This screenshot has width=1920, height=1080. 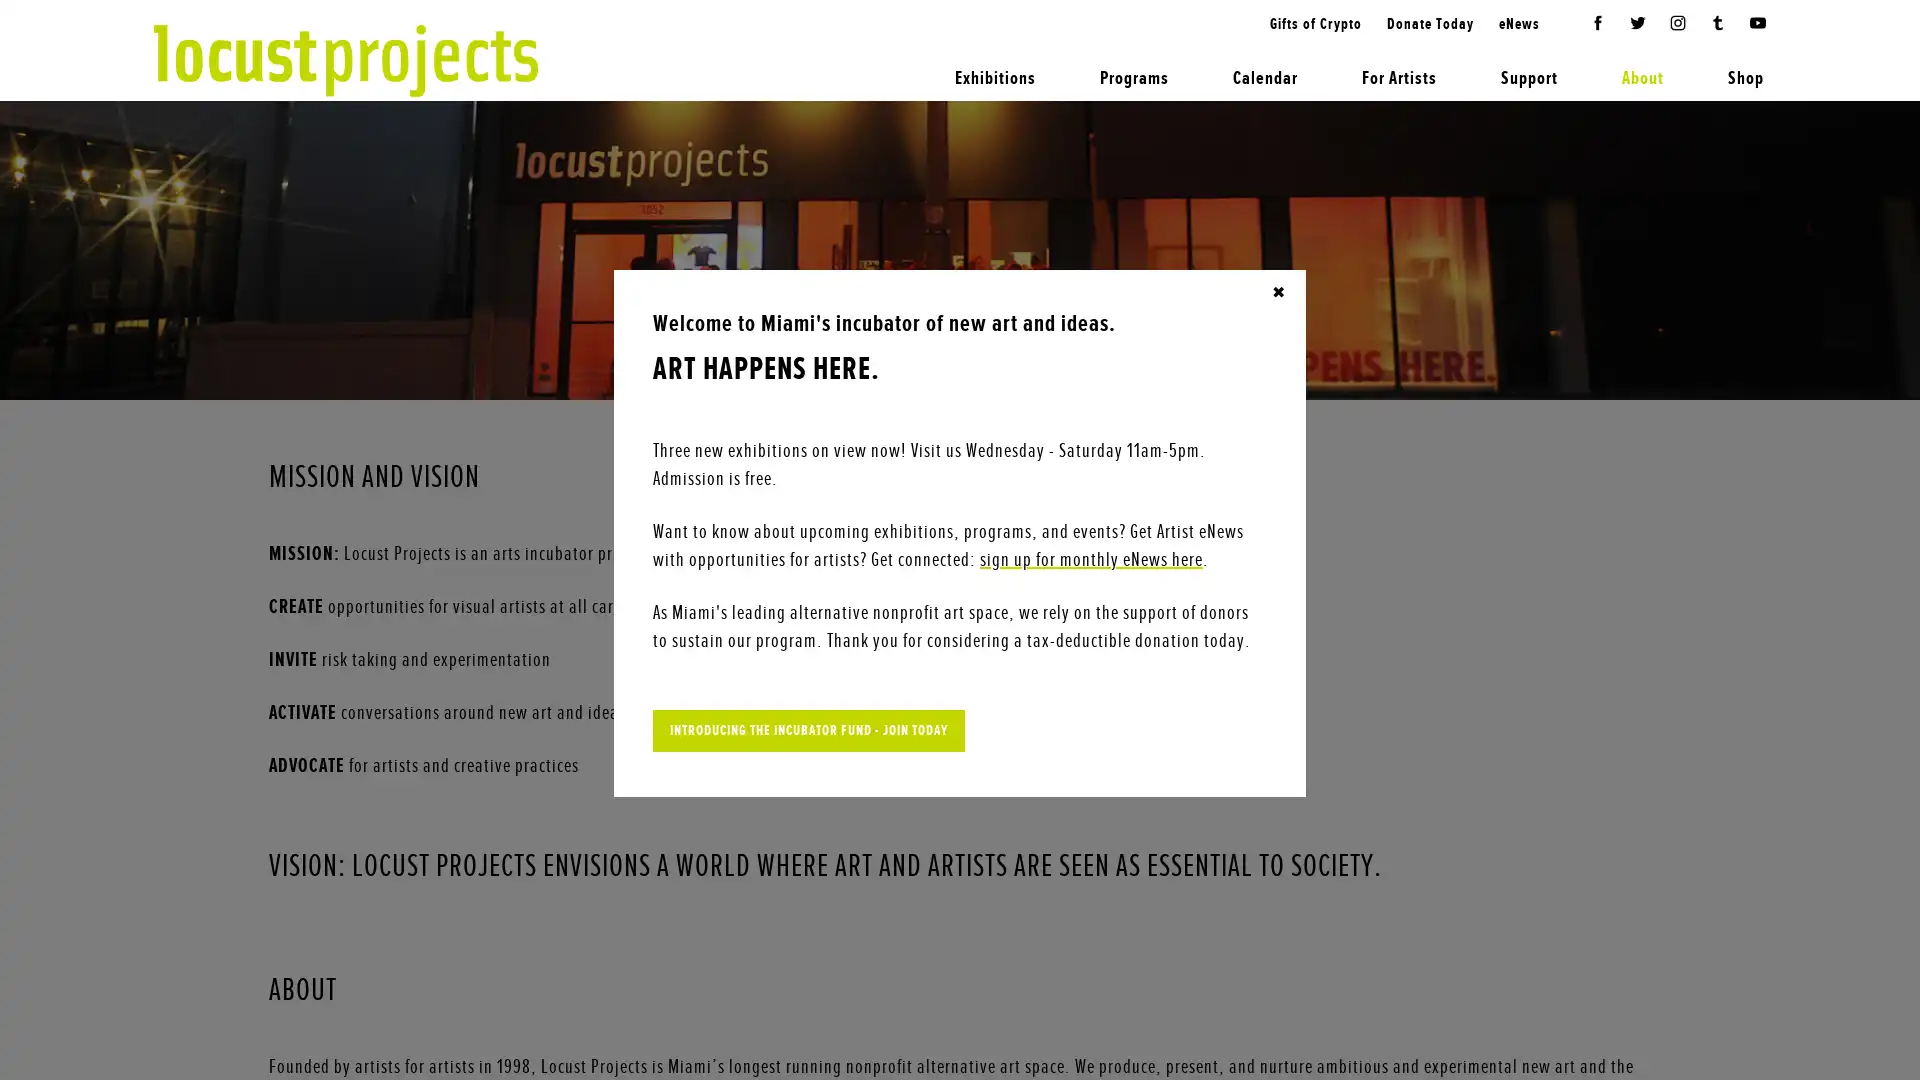 What do you see at coordinates (807, 730) in the screenshot?
I see `INTRODUCING THE INCUBATOR FUND - JOIN TODAY` at bounding box center [807, 730].